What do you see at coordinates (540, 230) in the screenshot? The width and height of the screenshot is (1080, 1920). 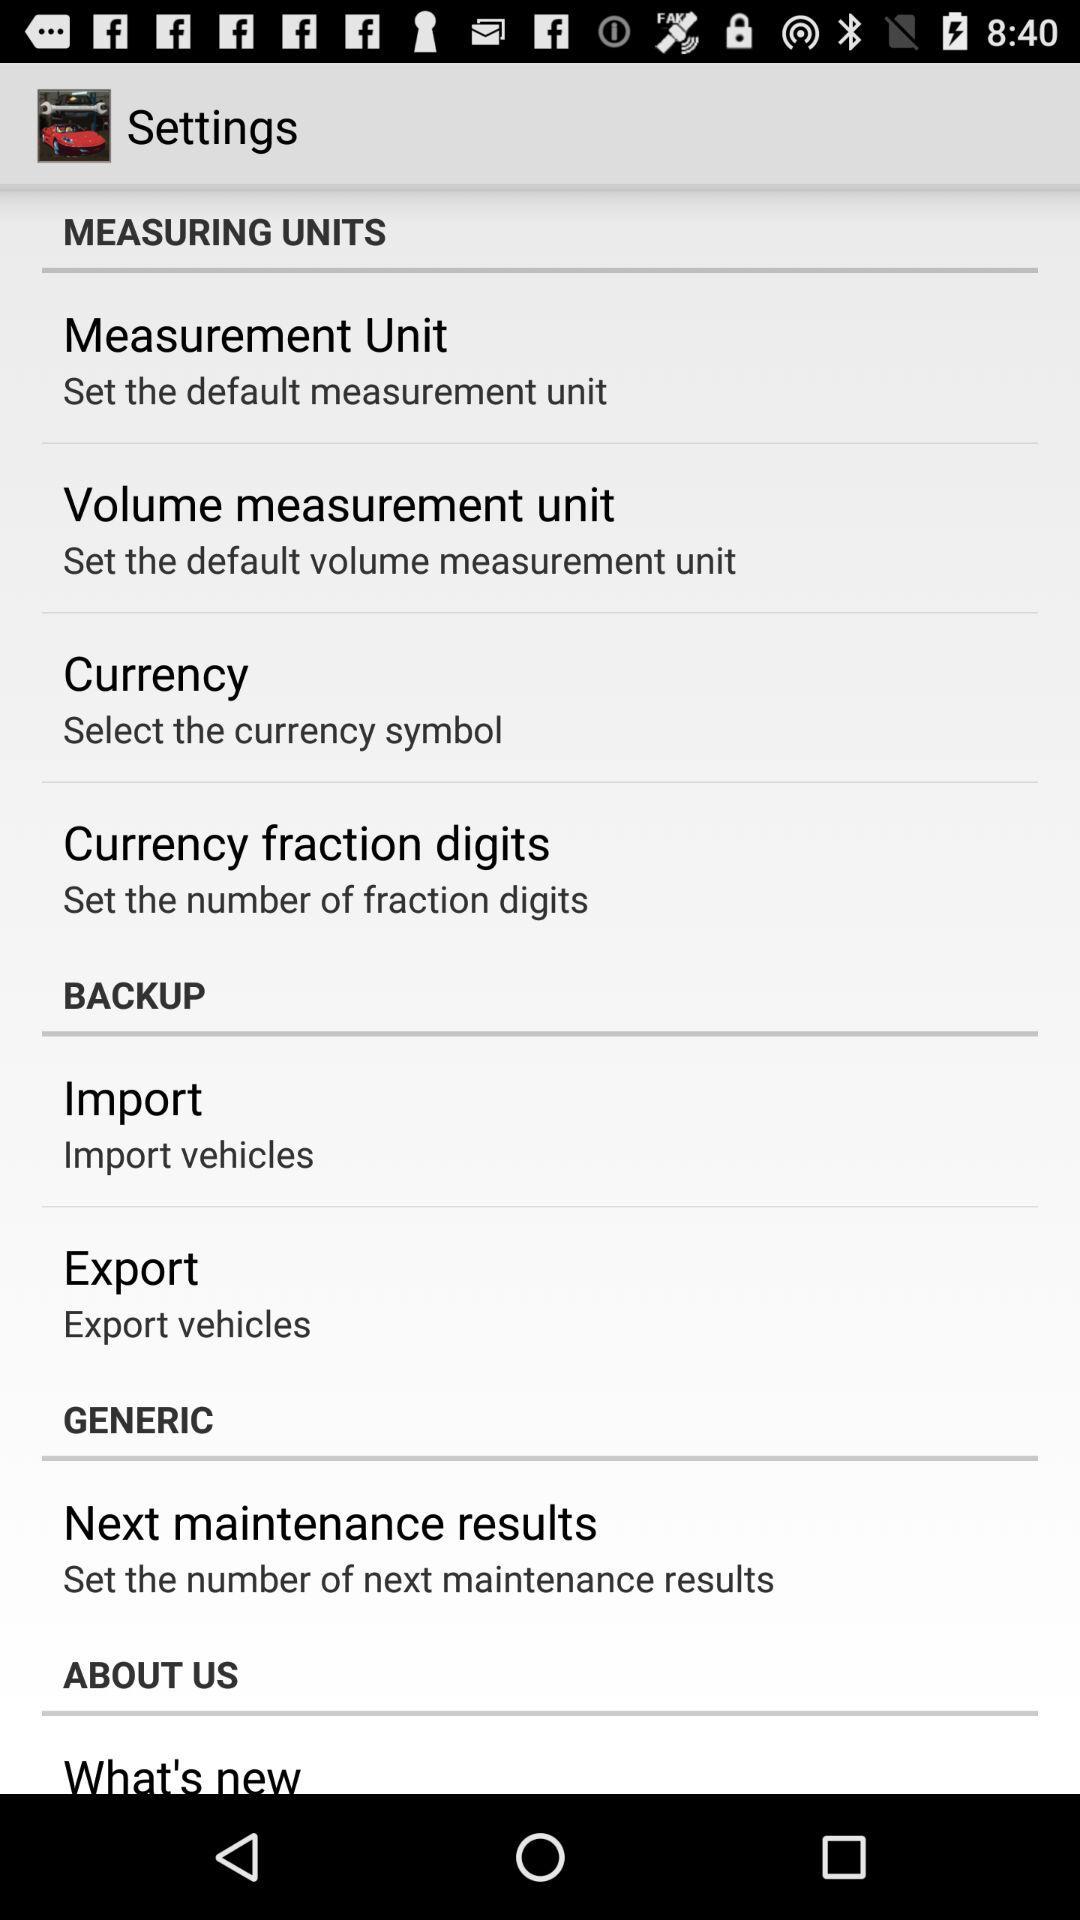 I see `the icon above measurement unit app` at bounding box center [540, 230].